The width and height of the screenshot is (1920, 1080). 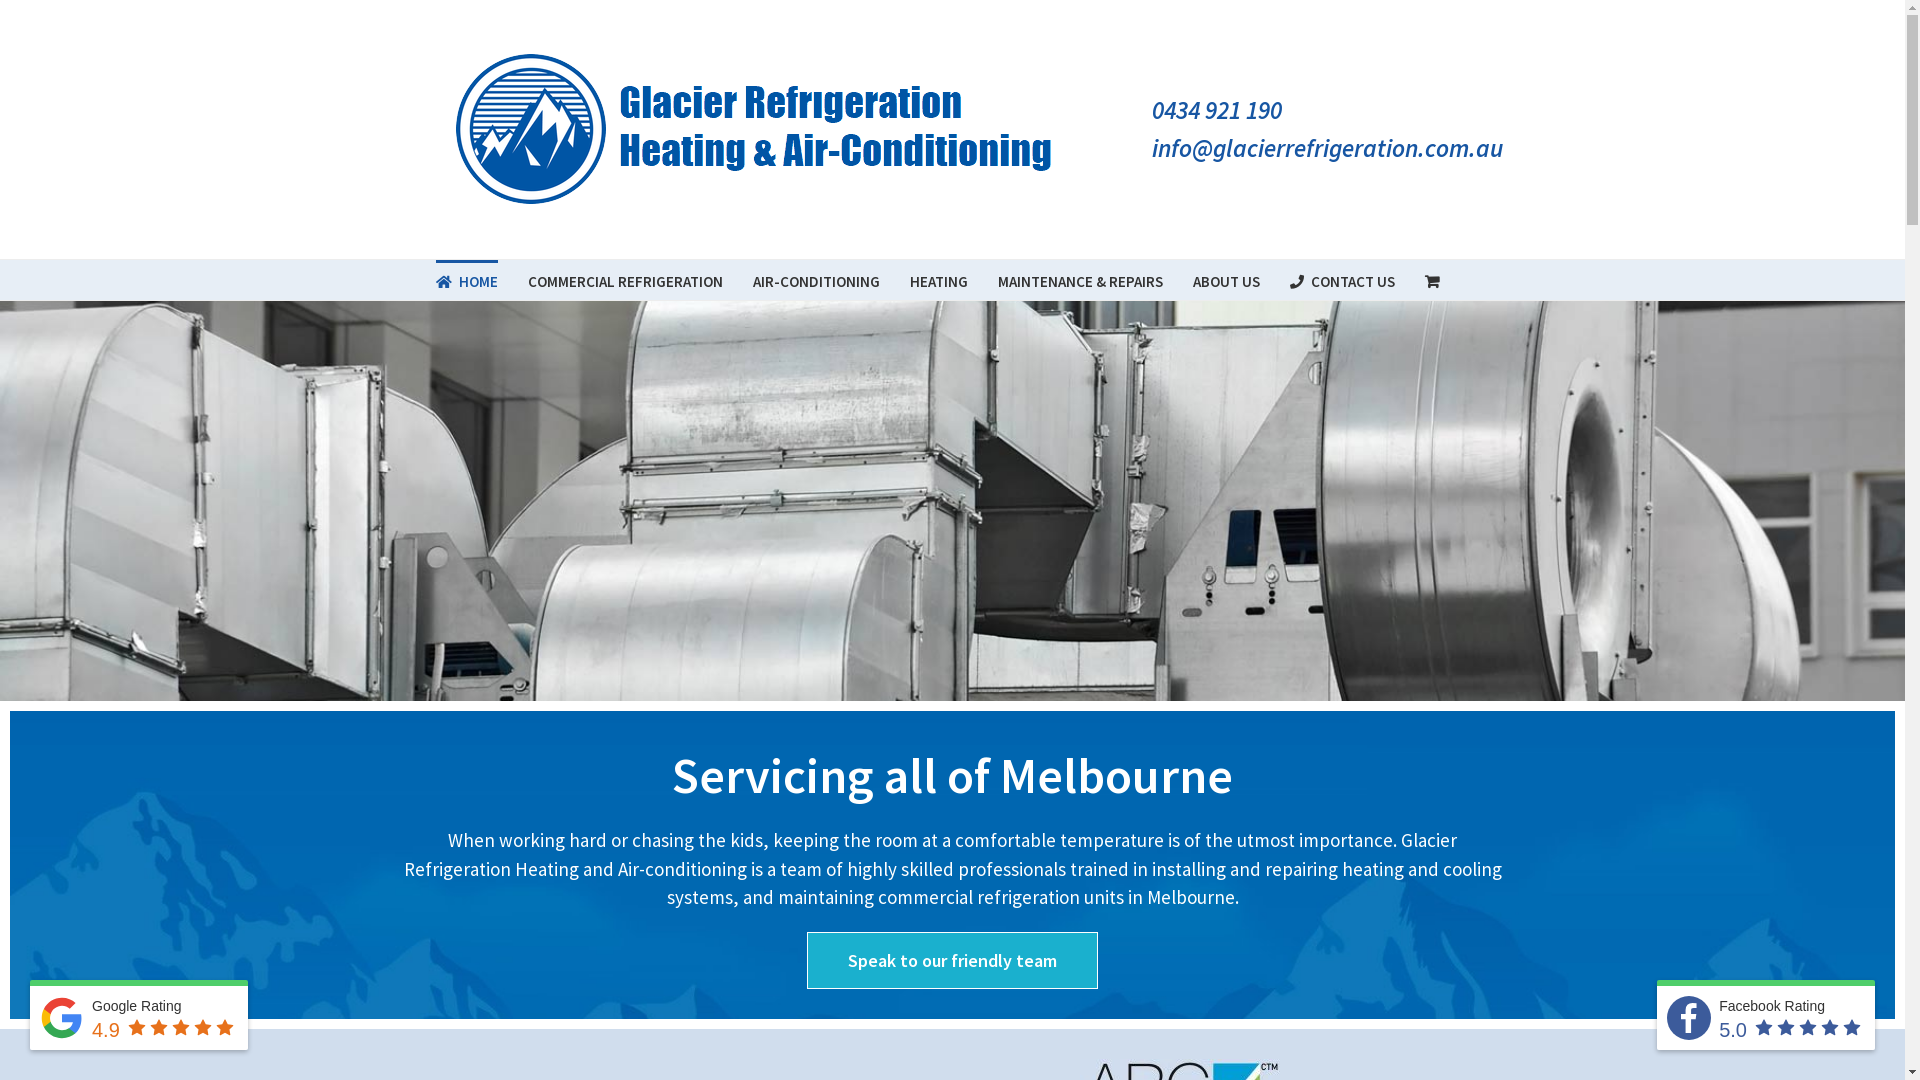 I want to click on 'HOME', so click(x=435, y=280).